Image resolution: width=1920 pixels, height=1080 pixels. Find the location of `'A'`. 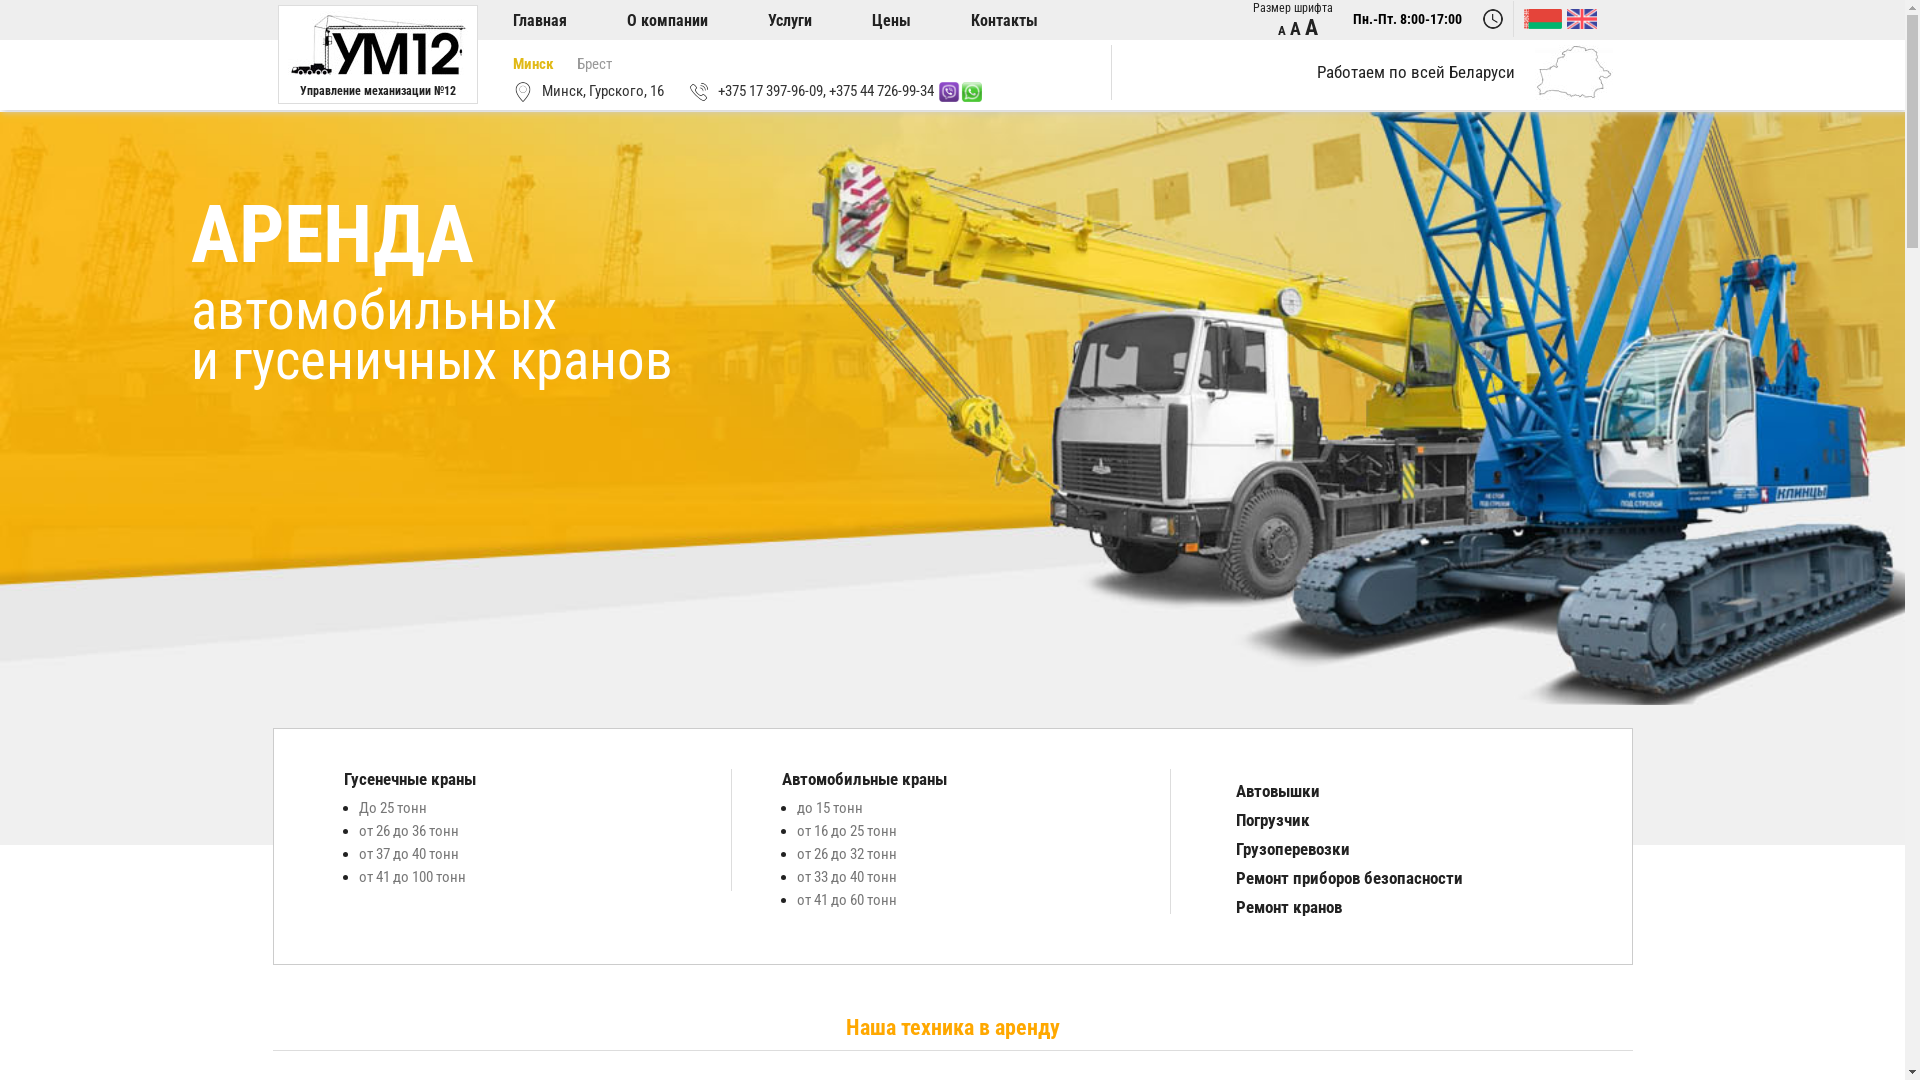

'A' is located at coordinates (1304, 27).